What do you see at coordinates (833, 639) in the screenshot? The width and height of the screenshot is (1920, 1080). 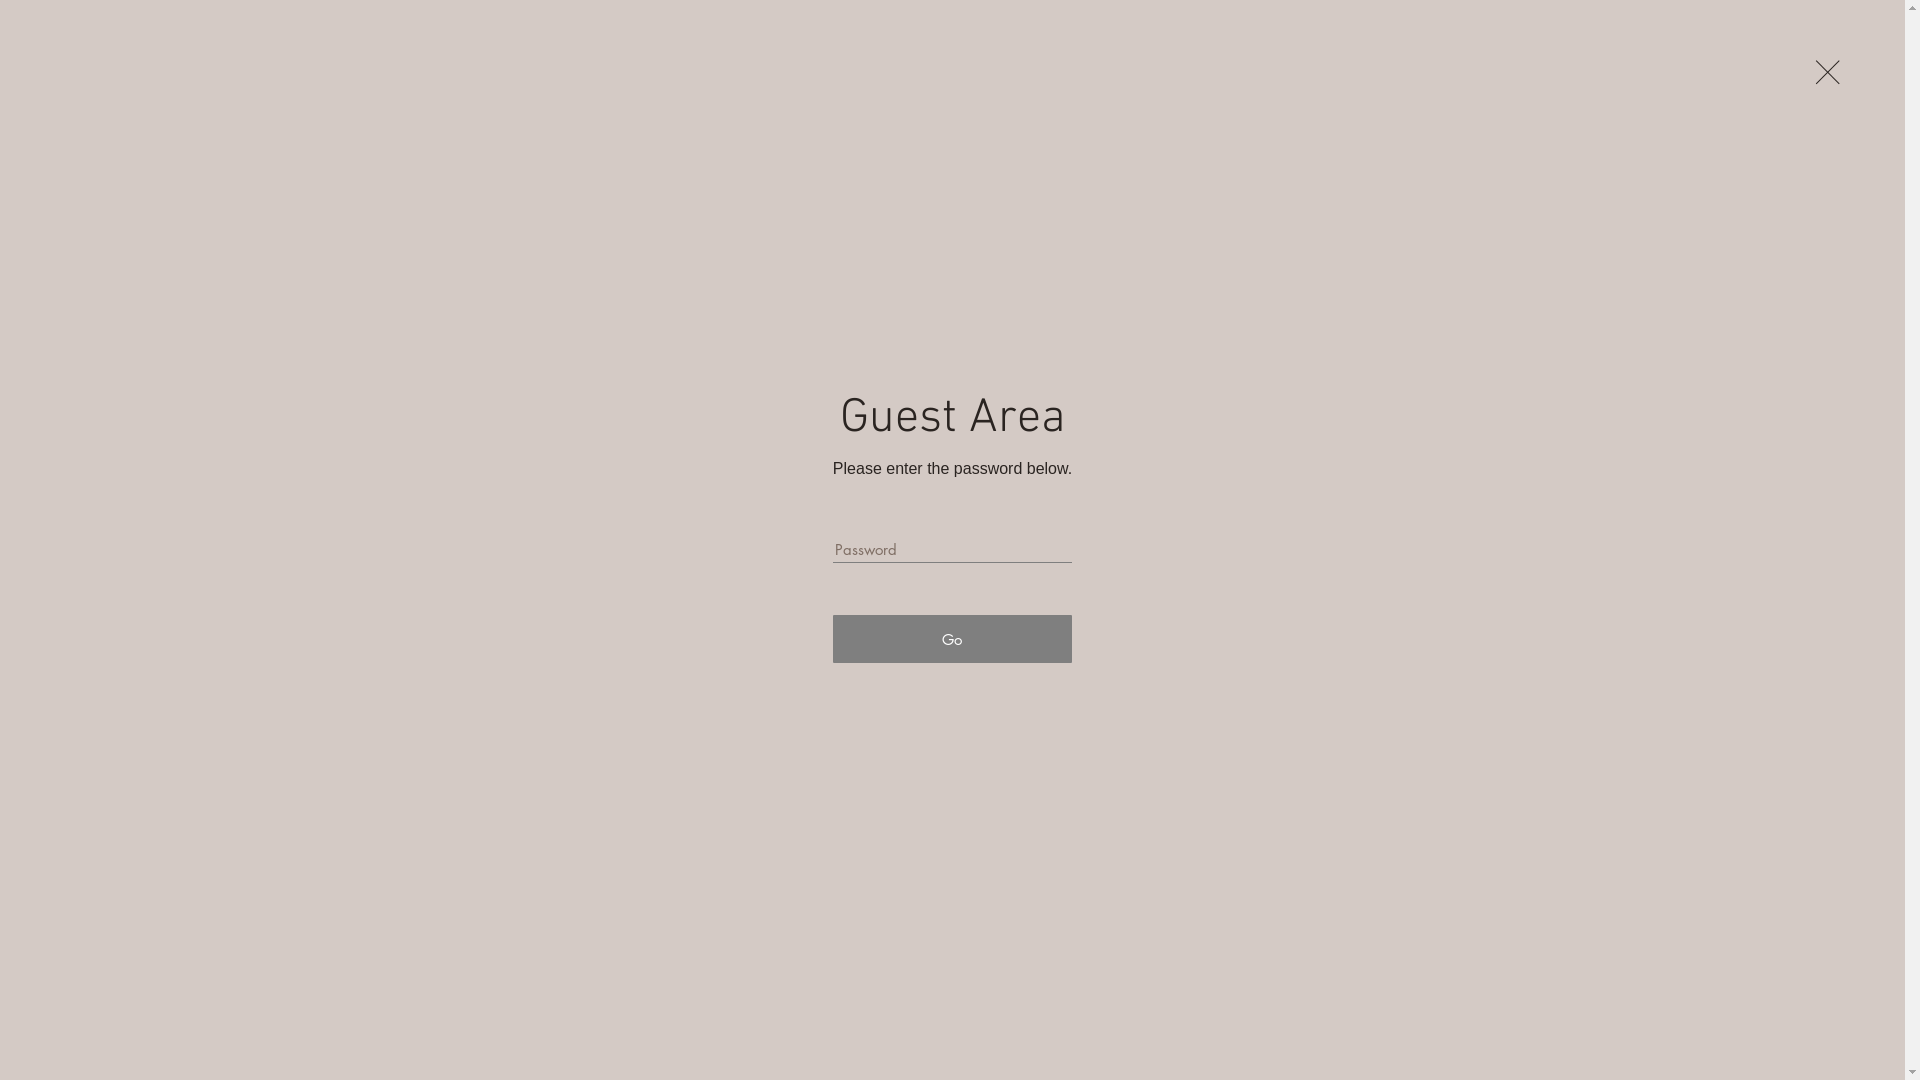 I see `'Go'` at bounding box center [833, 639].